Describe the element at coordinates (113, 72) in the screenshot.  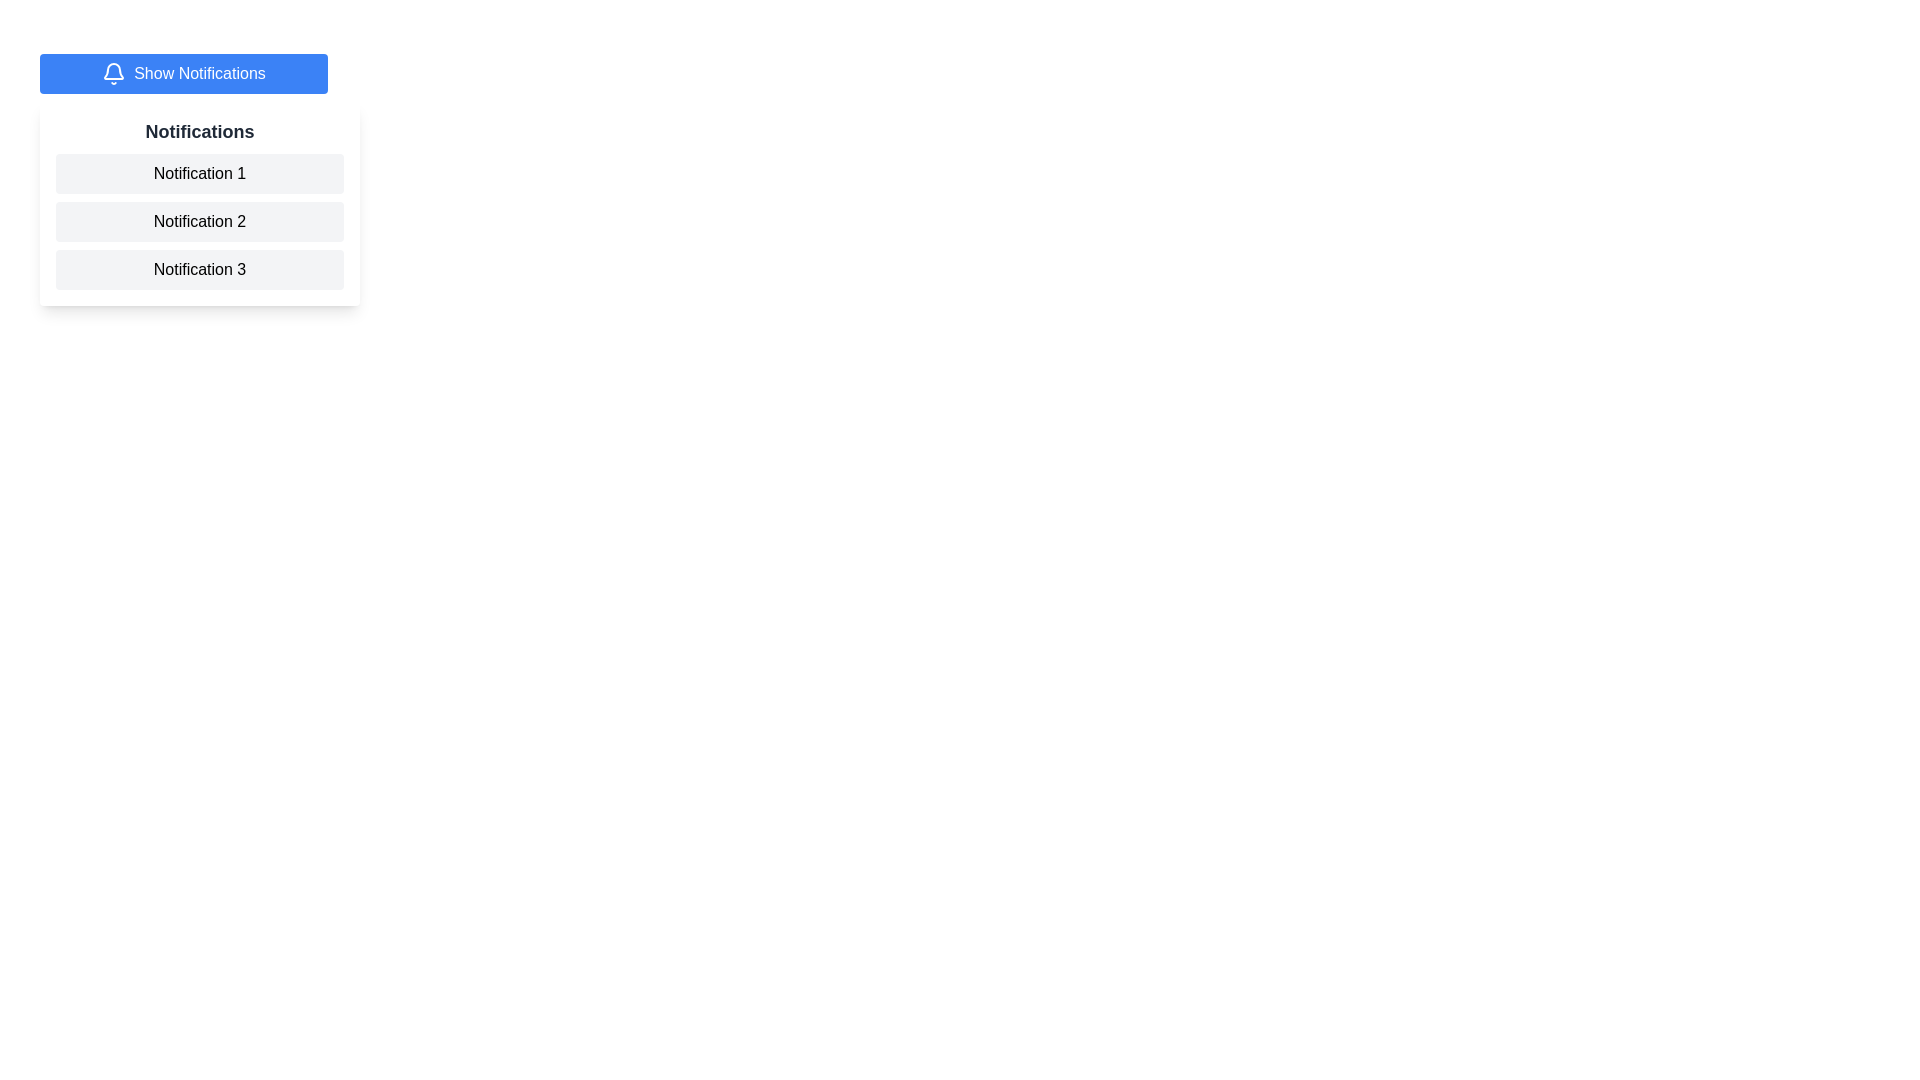
I see `the small bell icon with a blue background, which is part of the 'Show Notifications' button` at that location.